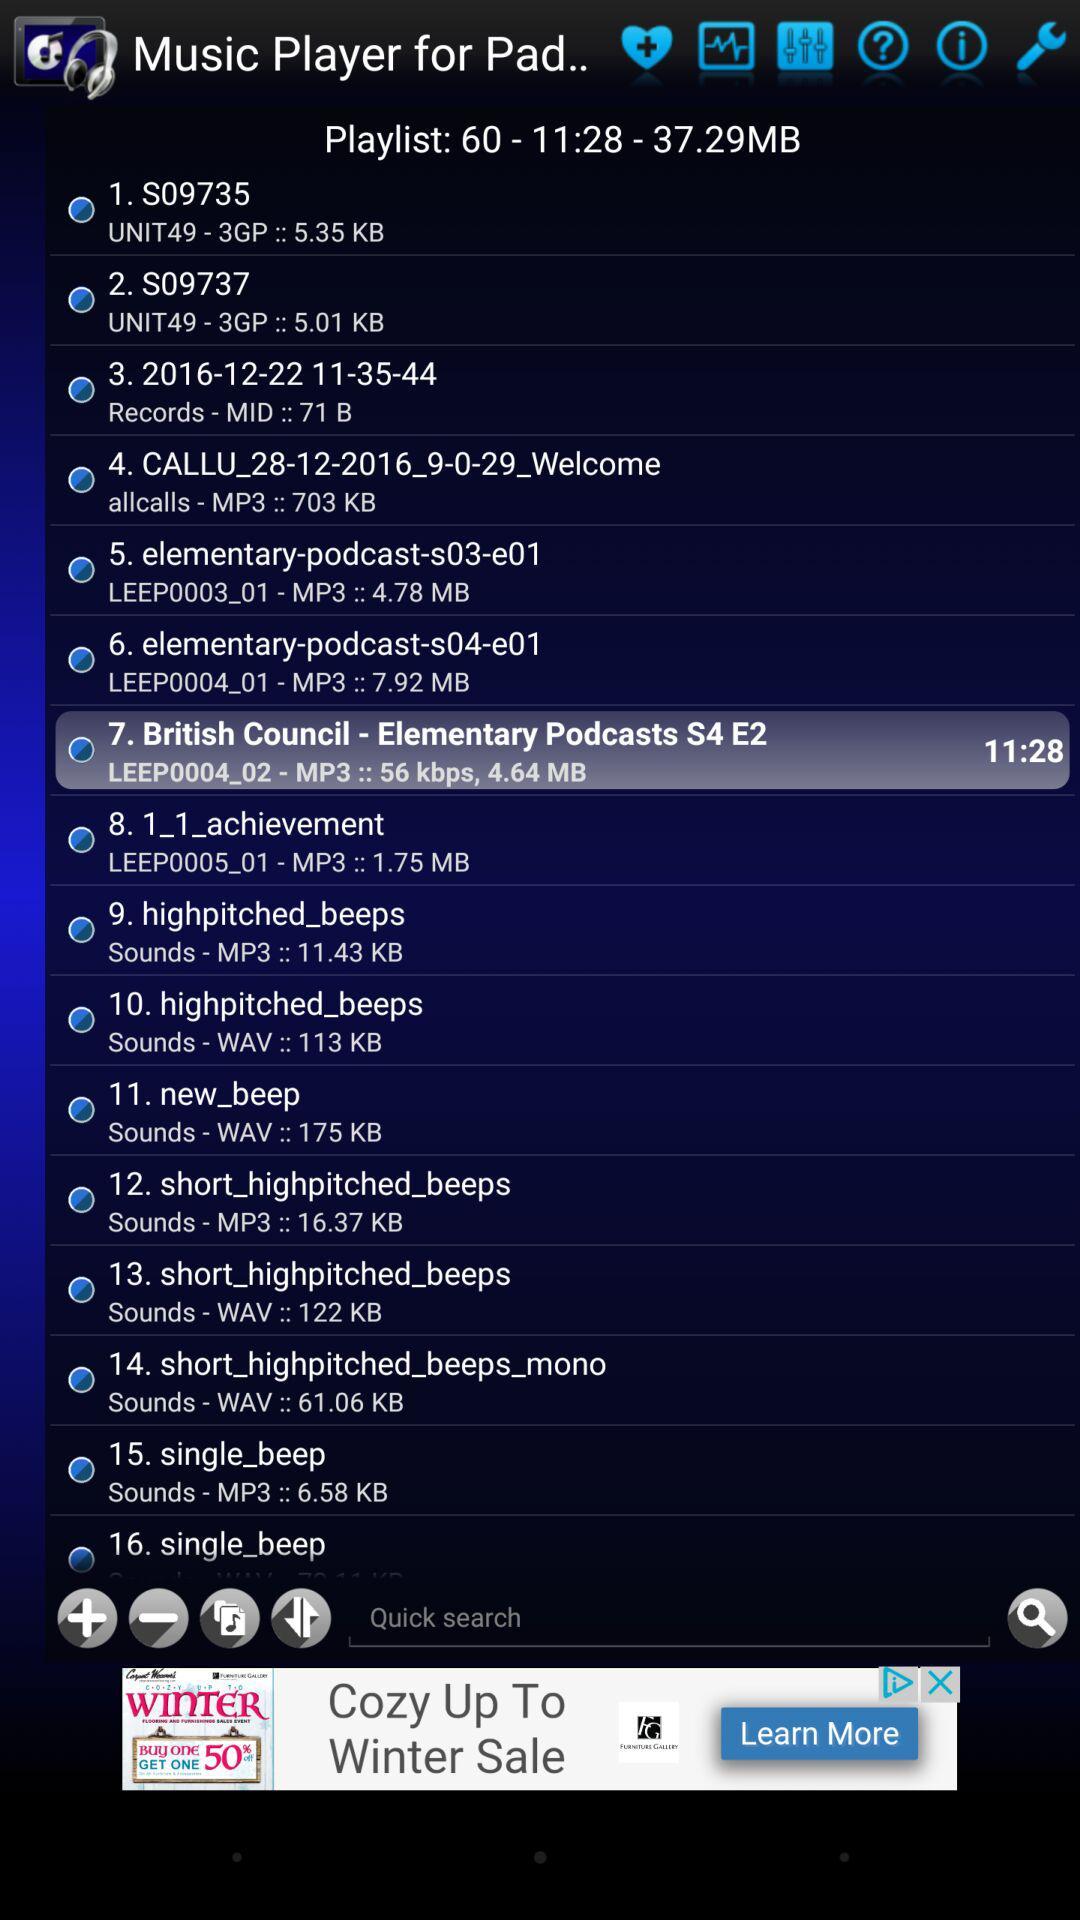 The image size is (1080, 1920). What do you see at coordinates (803, 55) in the screenshot?
I see `the sliders icon` at bounding box center [803, 55].